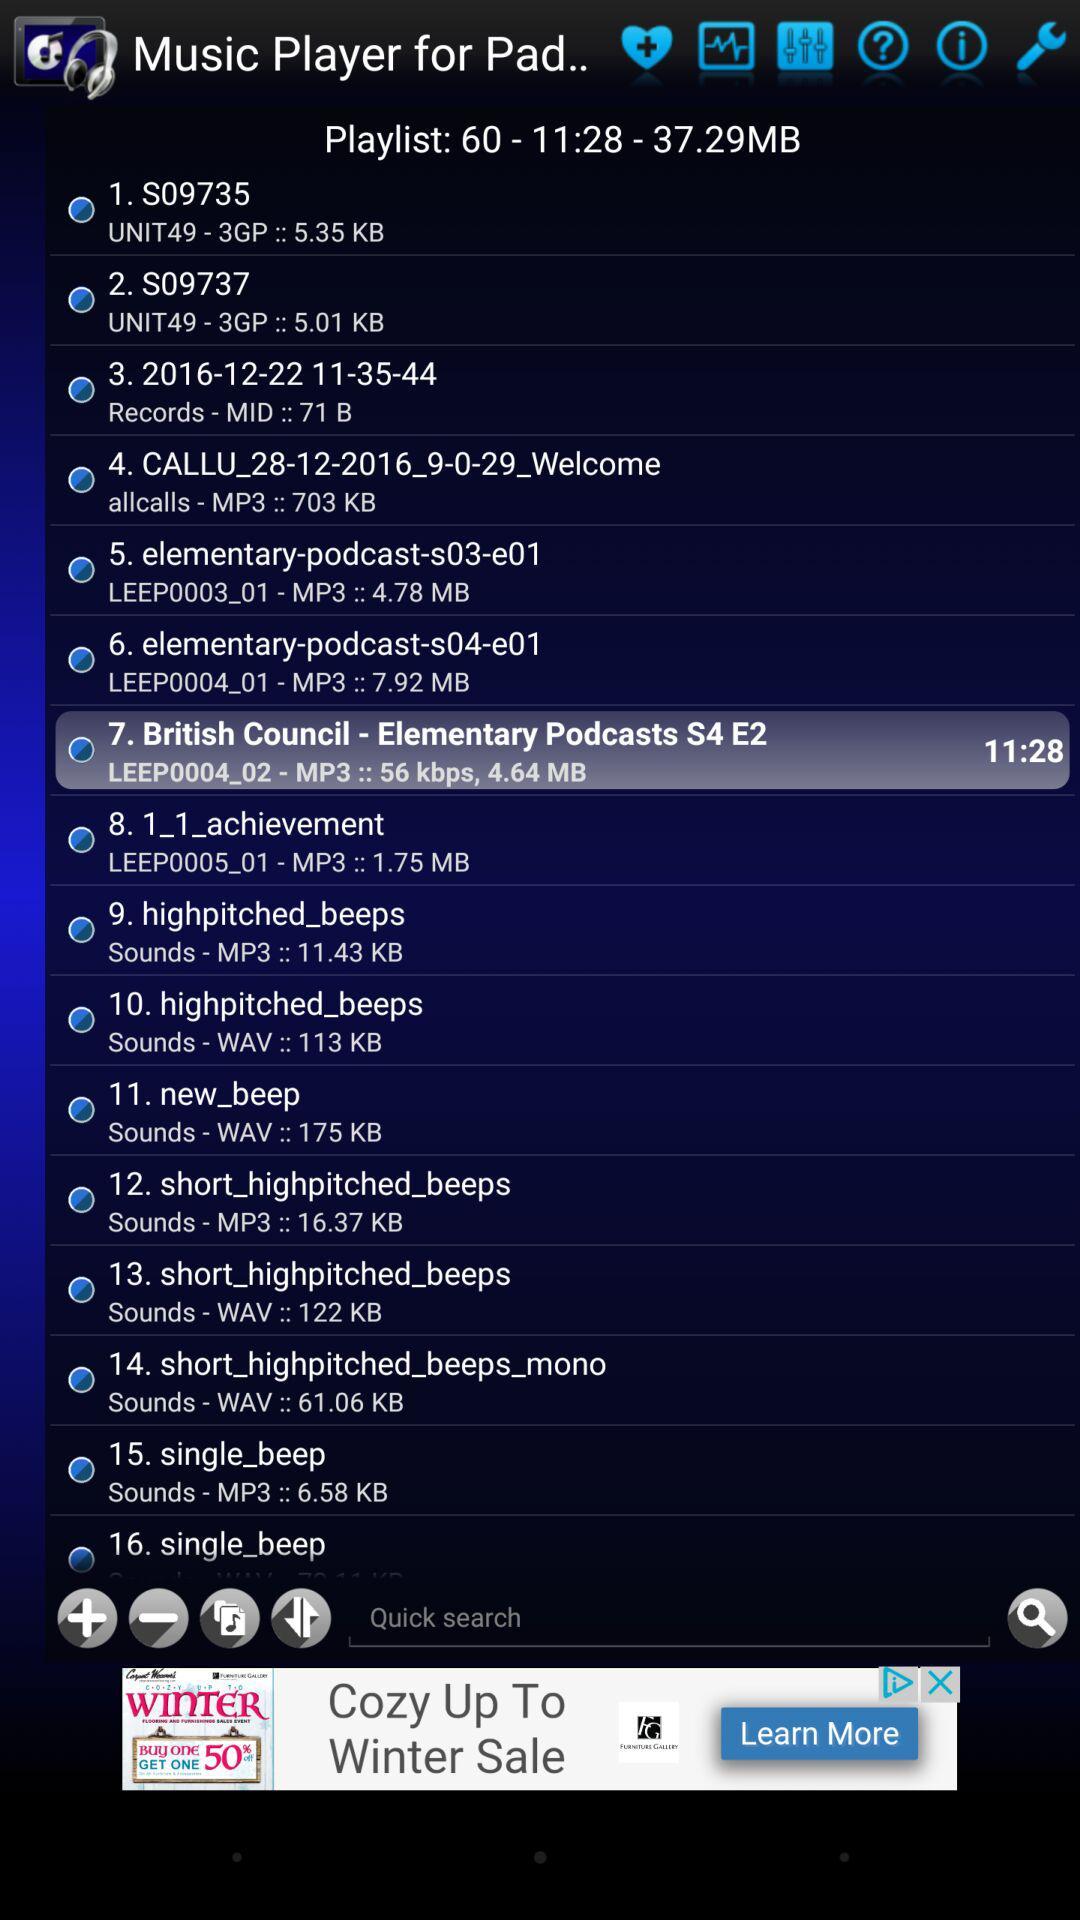 The image size is (1080, 1920). What do you see at coordinates (803, 55) in the screenshot?
I see `the sliders icon` at bounding box center [803, 55].